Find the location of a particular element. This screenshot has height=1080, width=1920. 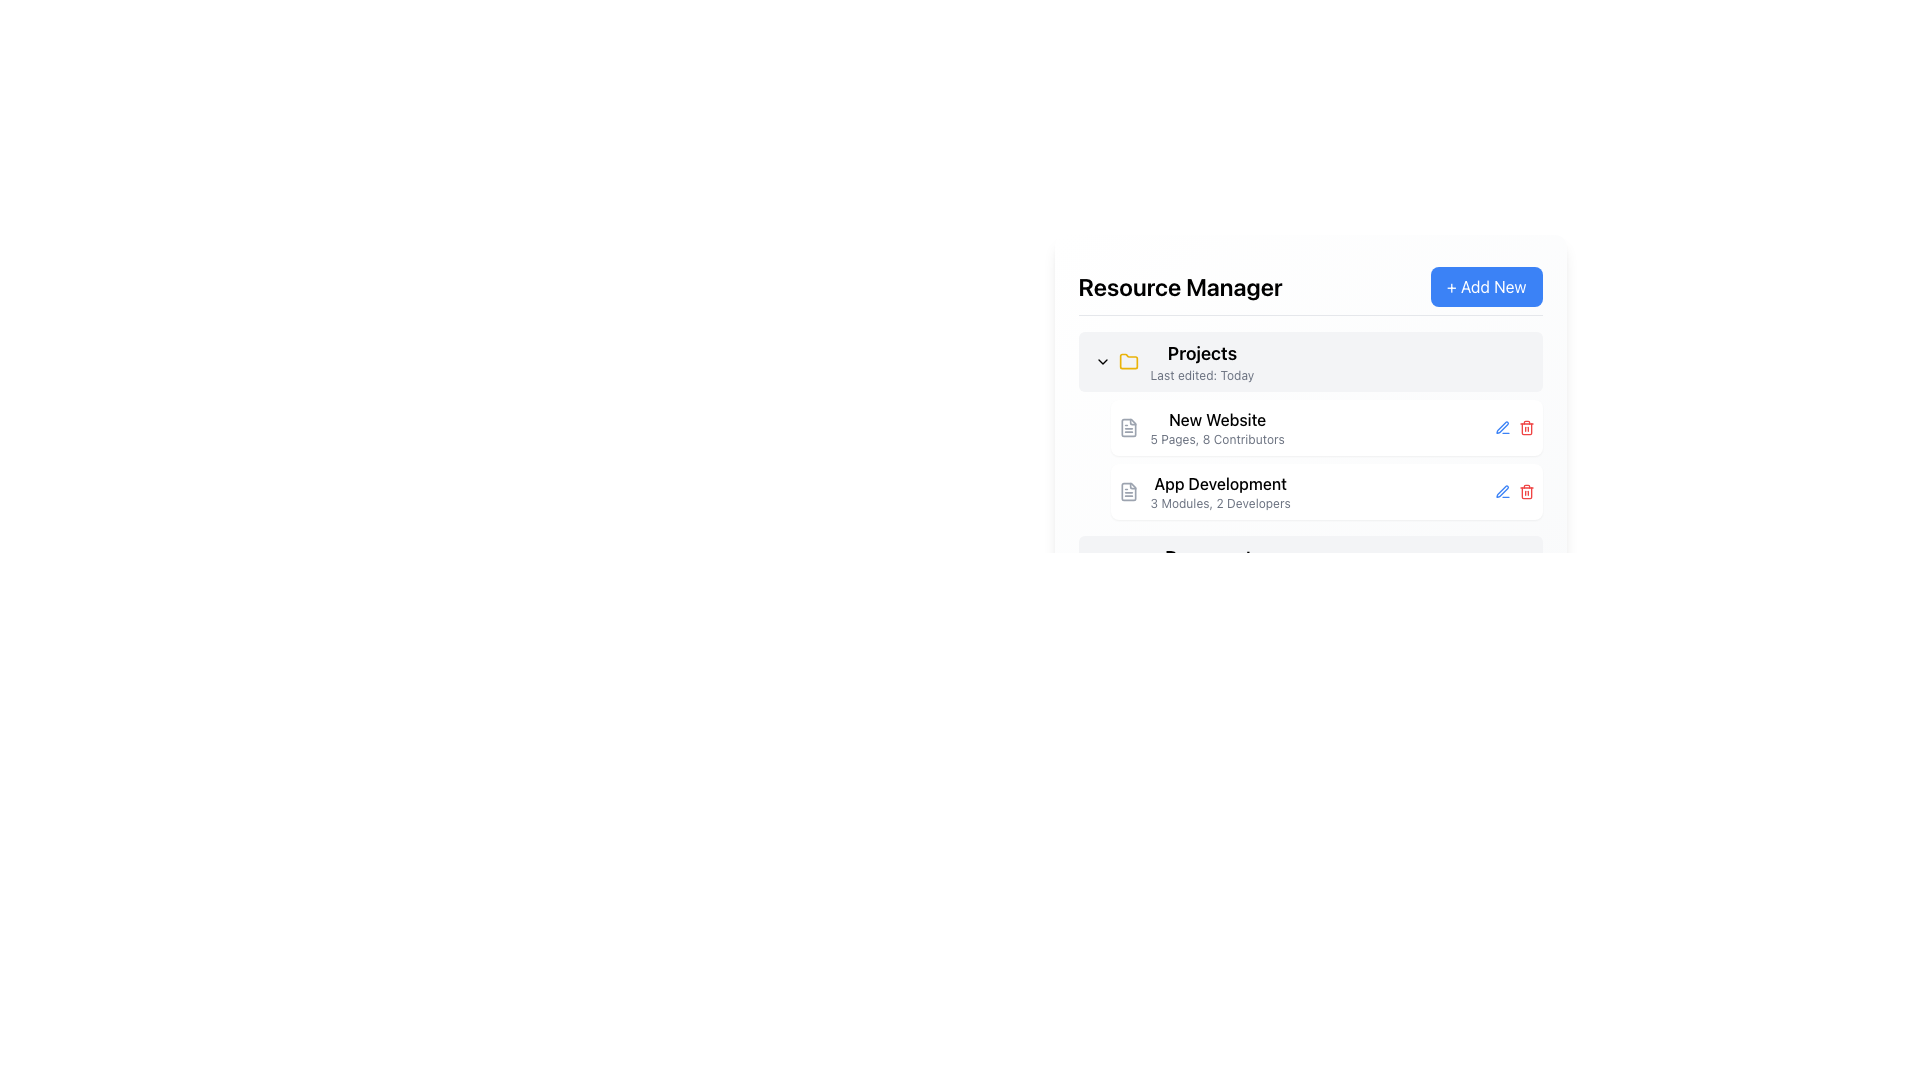

the second list item in the 'Projects' section, which contains the label 'App Development' in bold and larger font, and the details '3 Modules, 2 Developers' in smaller, lighter gray font is located at coordinates (1219, 492).